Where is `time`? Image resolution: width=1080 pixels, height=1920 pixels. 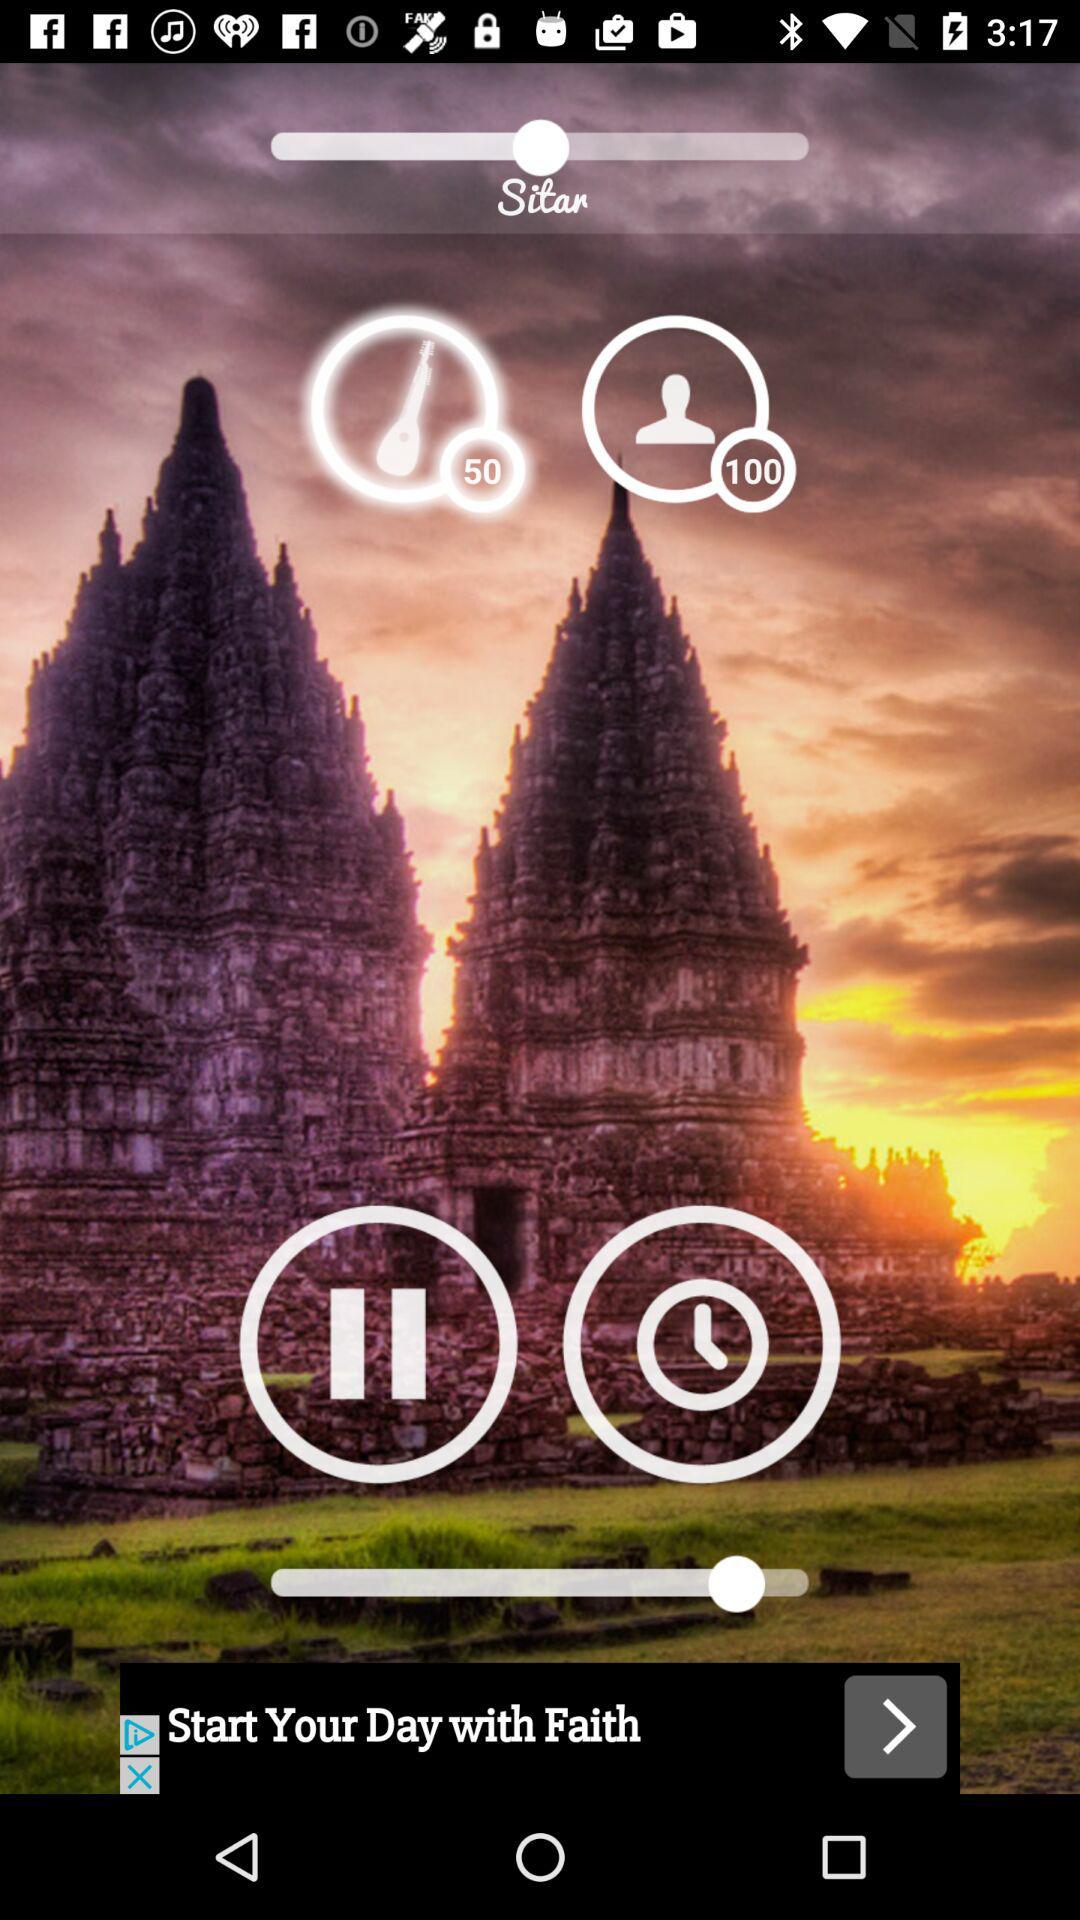 time is located at coordinates (700, 1343).